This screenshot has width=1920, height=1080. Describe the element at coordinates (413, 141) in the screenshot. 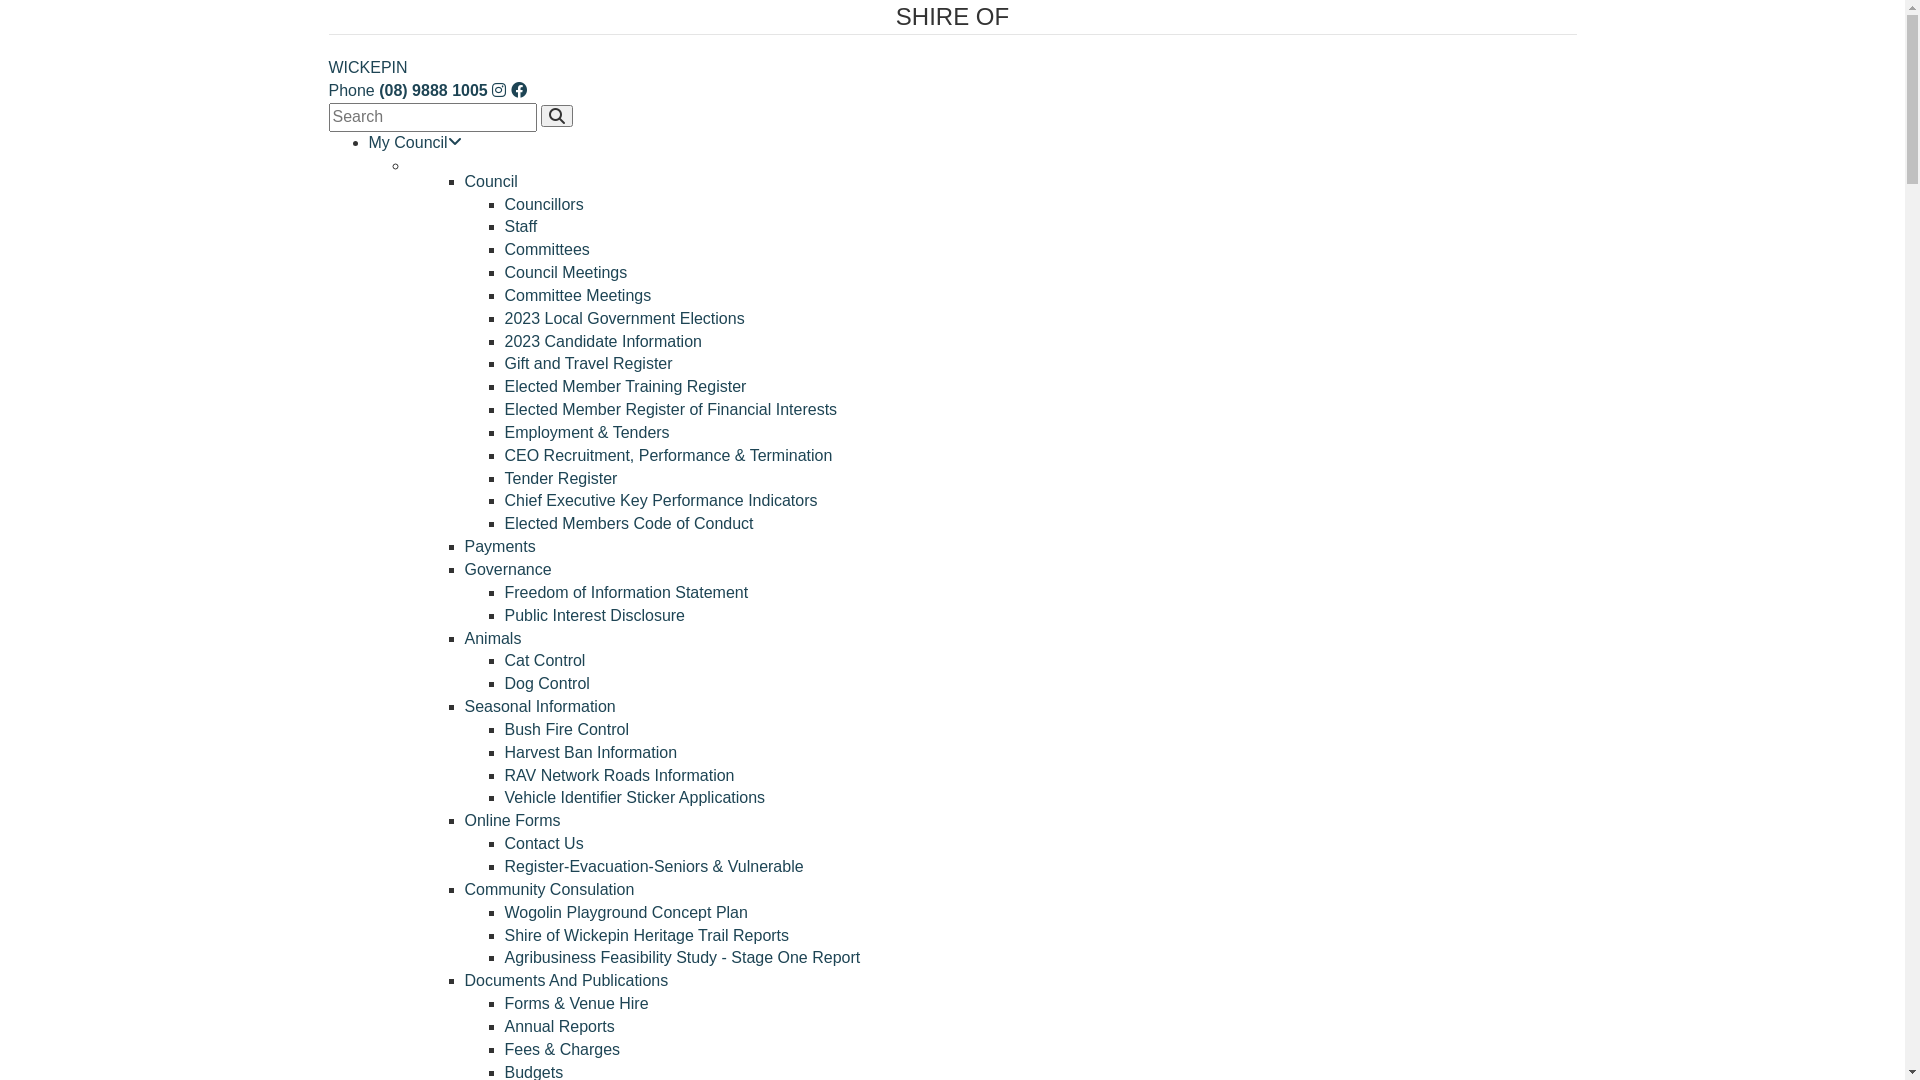

I see `'My Council'` at that location.